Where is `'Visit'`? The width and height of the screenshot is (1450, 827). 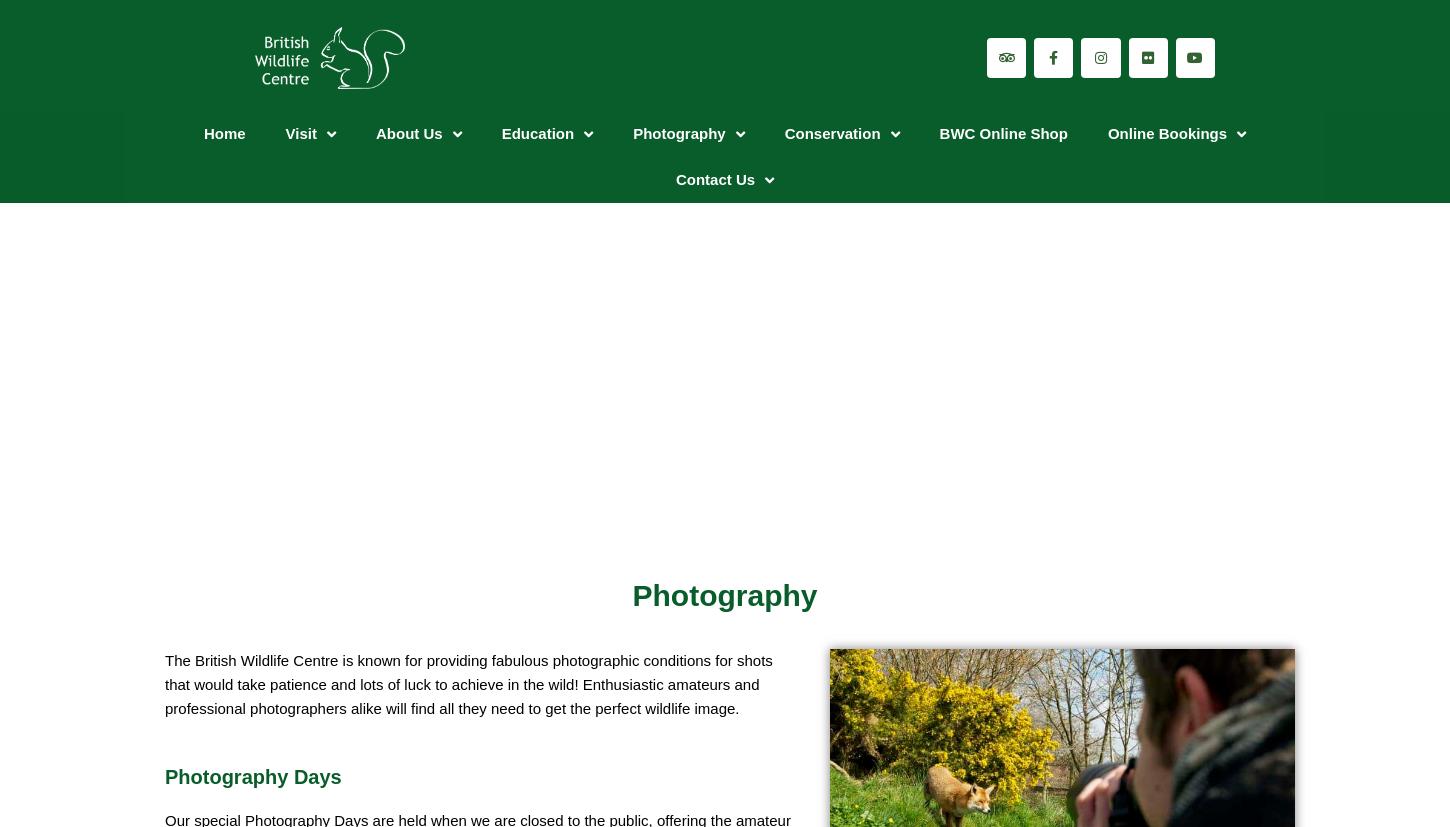
'Visit' is located at coordinates (285, 133).